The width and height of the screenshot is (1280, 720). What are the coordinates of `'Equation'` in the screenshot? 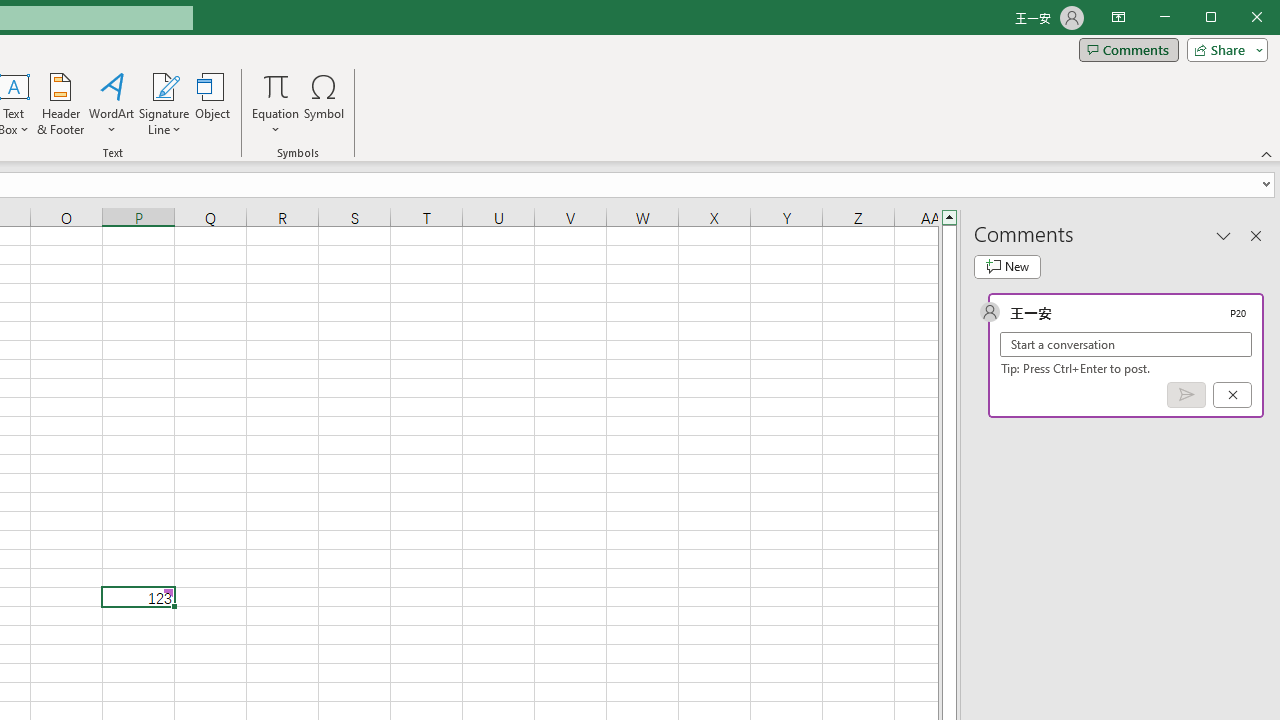 It's located at (274, 85).